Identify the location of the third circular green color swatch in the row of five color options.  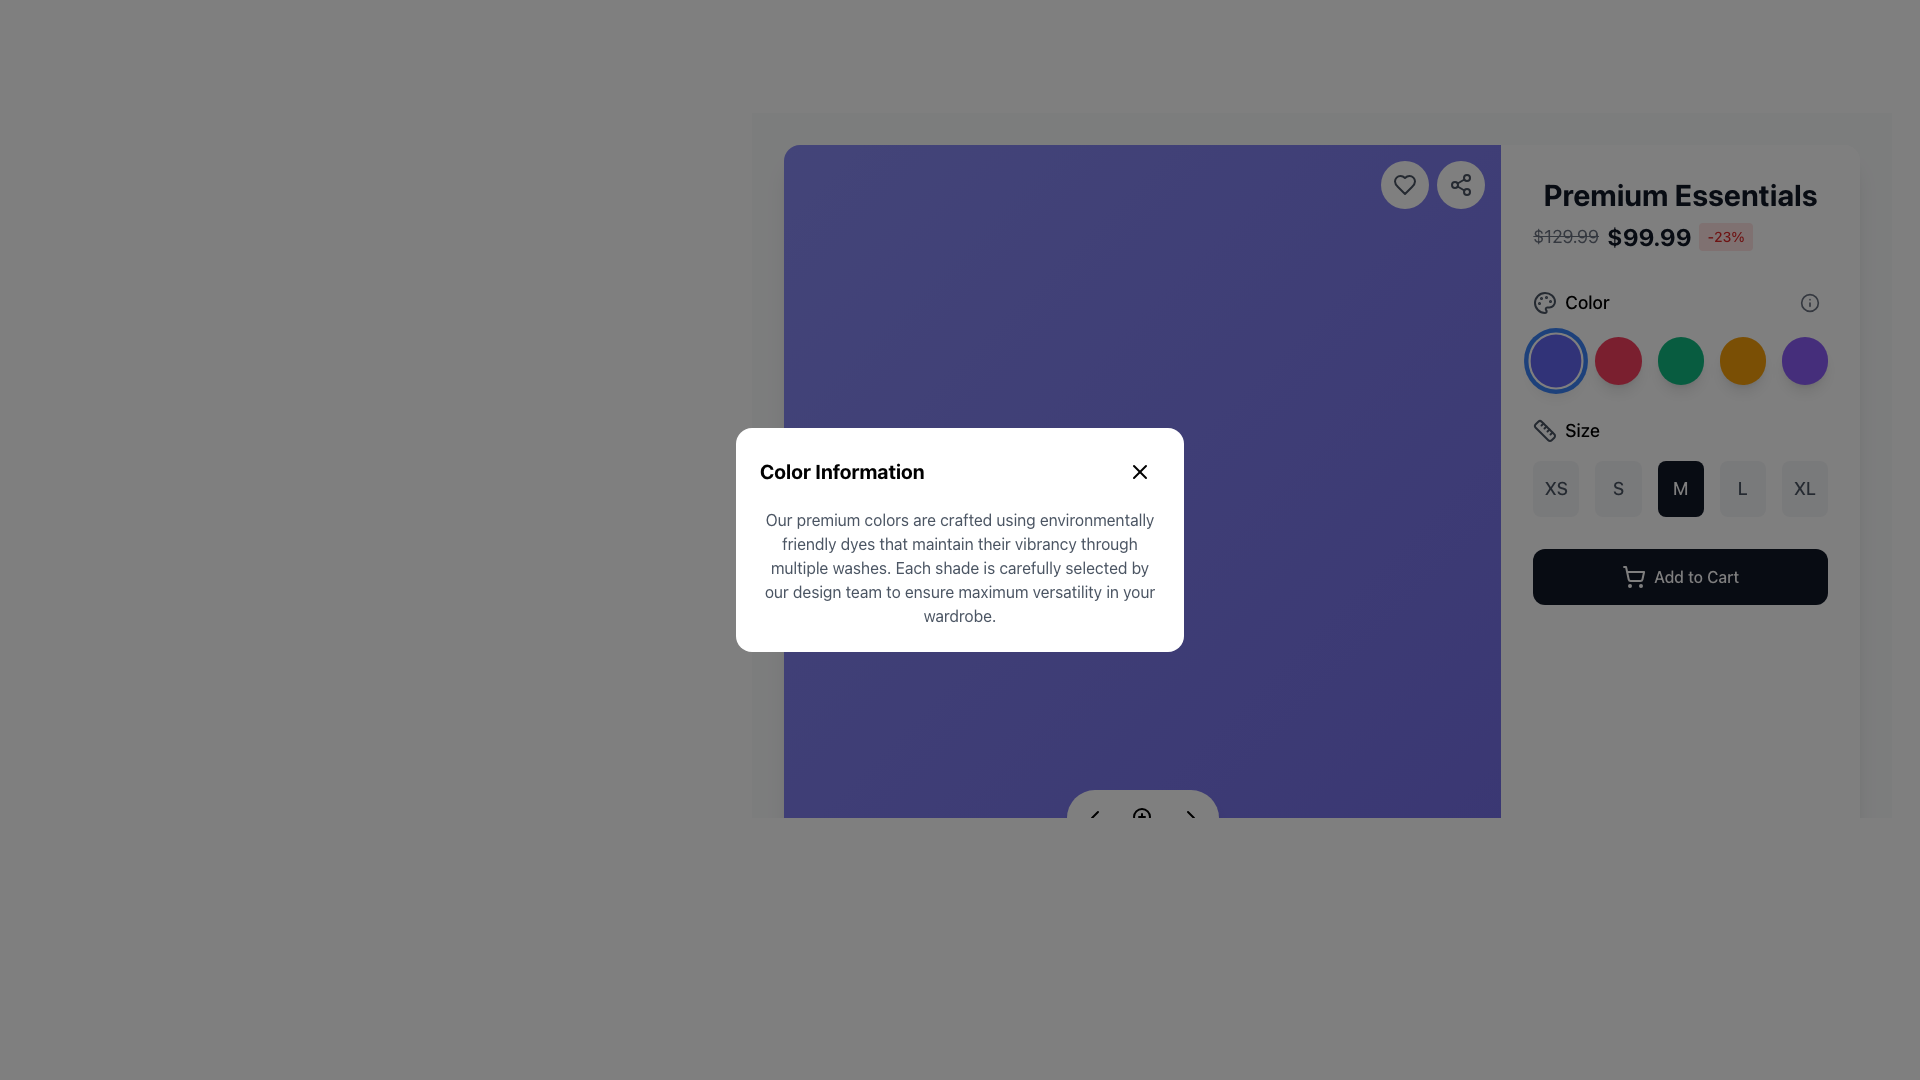
(1680, 361).